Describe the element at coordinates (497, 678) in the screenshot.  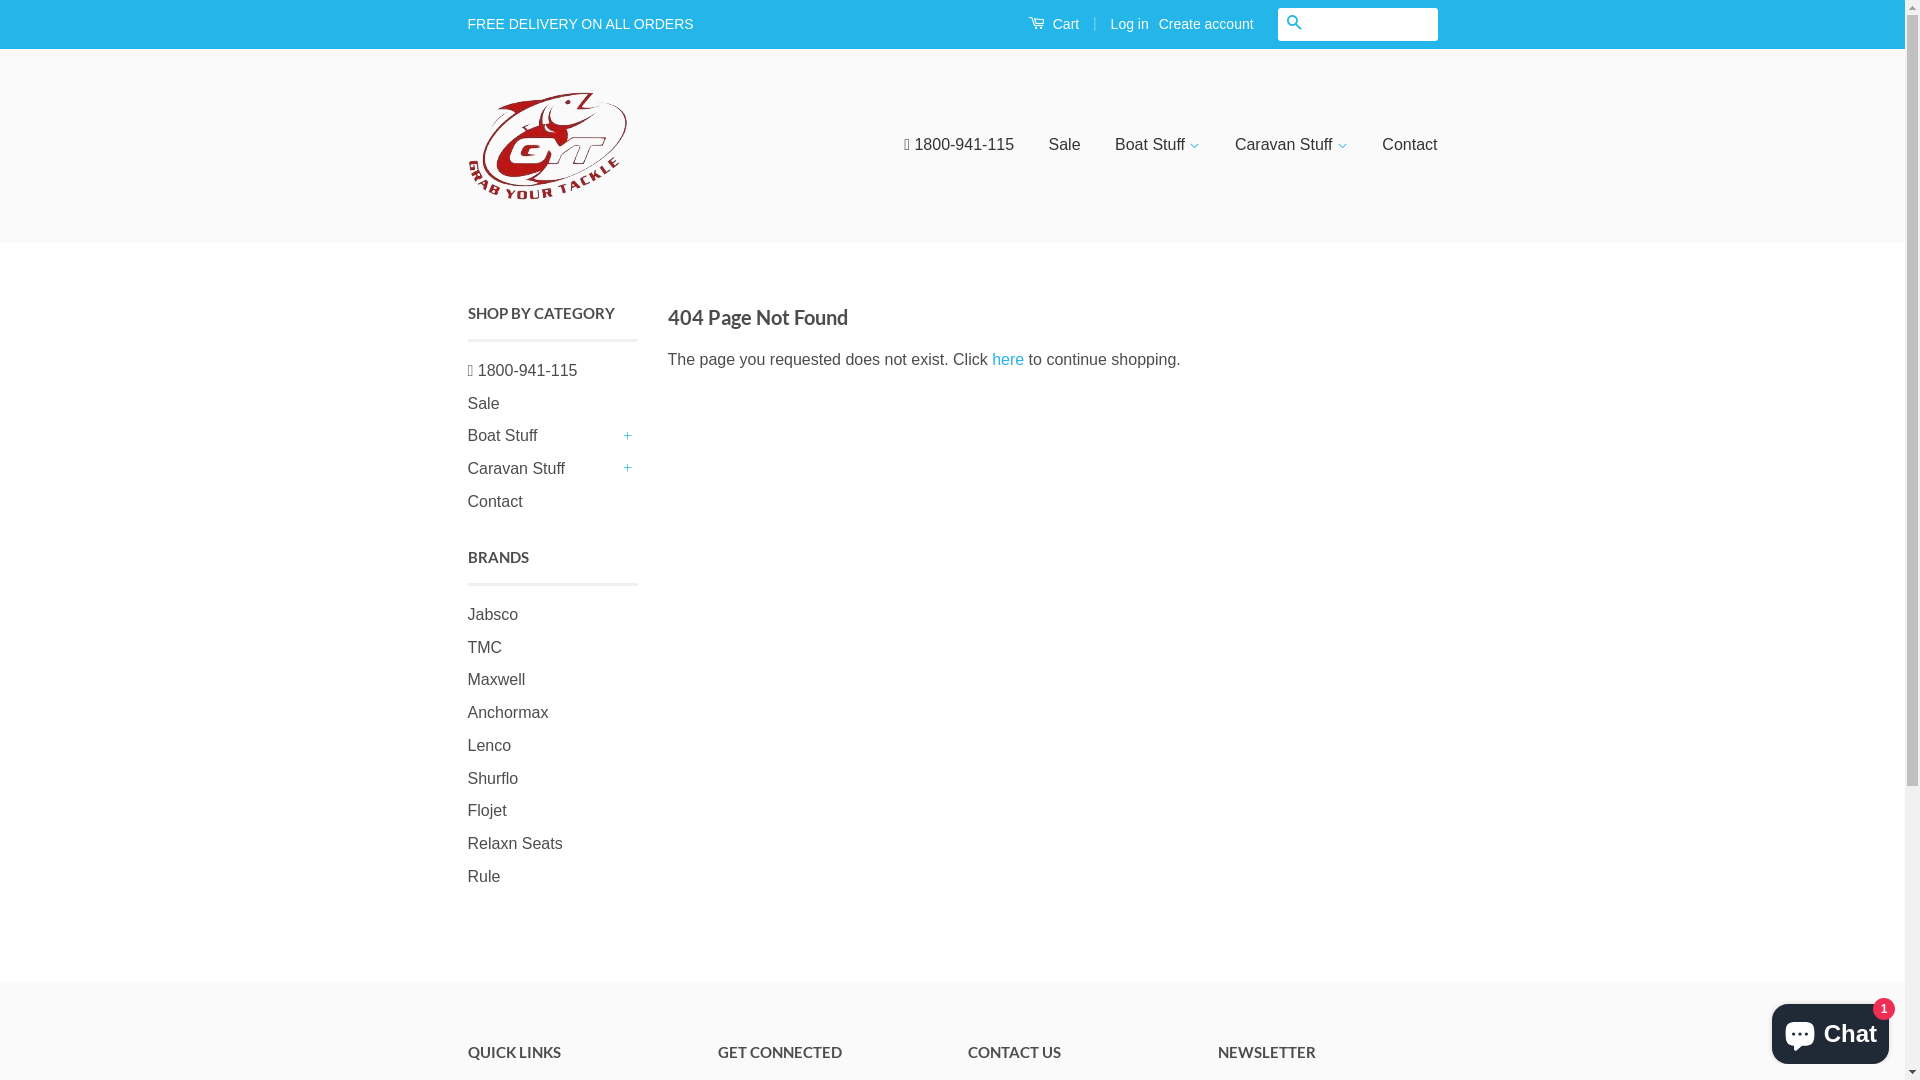
I see `'Maxwell'` at that location.